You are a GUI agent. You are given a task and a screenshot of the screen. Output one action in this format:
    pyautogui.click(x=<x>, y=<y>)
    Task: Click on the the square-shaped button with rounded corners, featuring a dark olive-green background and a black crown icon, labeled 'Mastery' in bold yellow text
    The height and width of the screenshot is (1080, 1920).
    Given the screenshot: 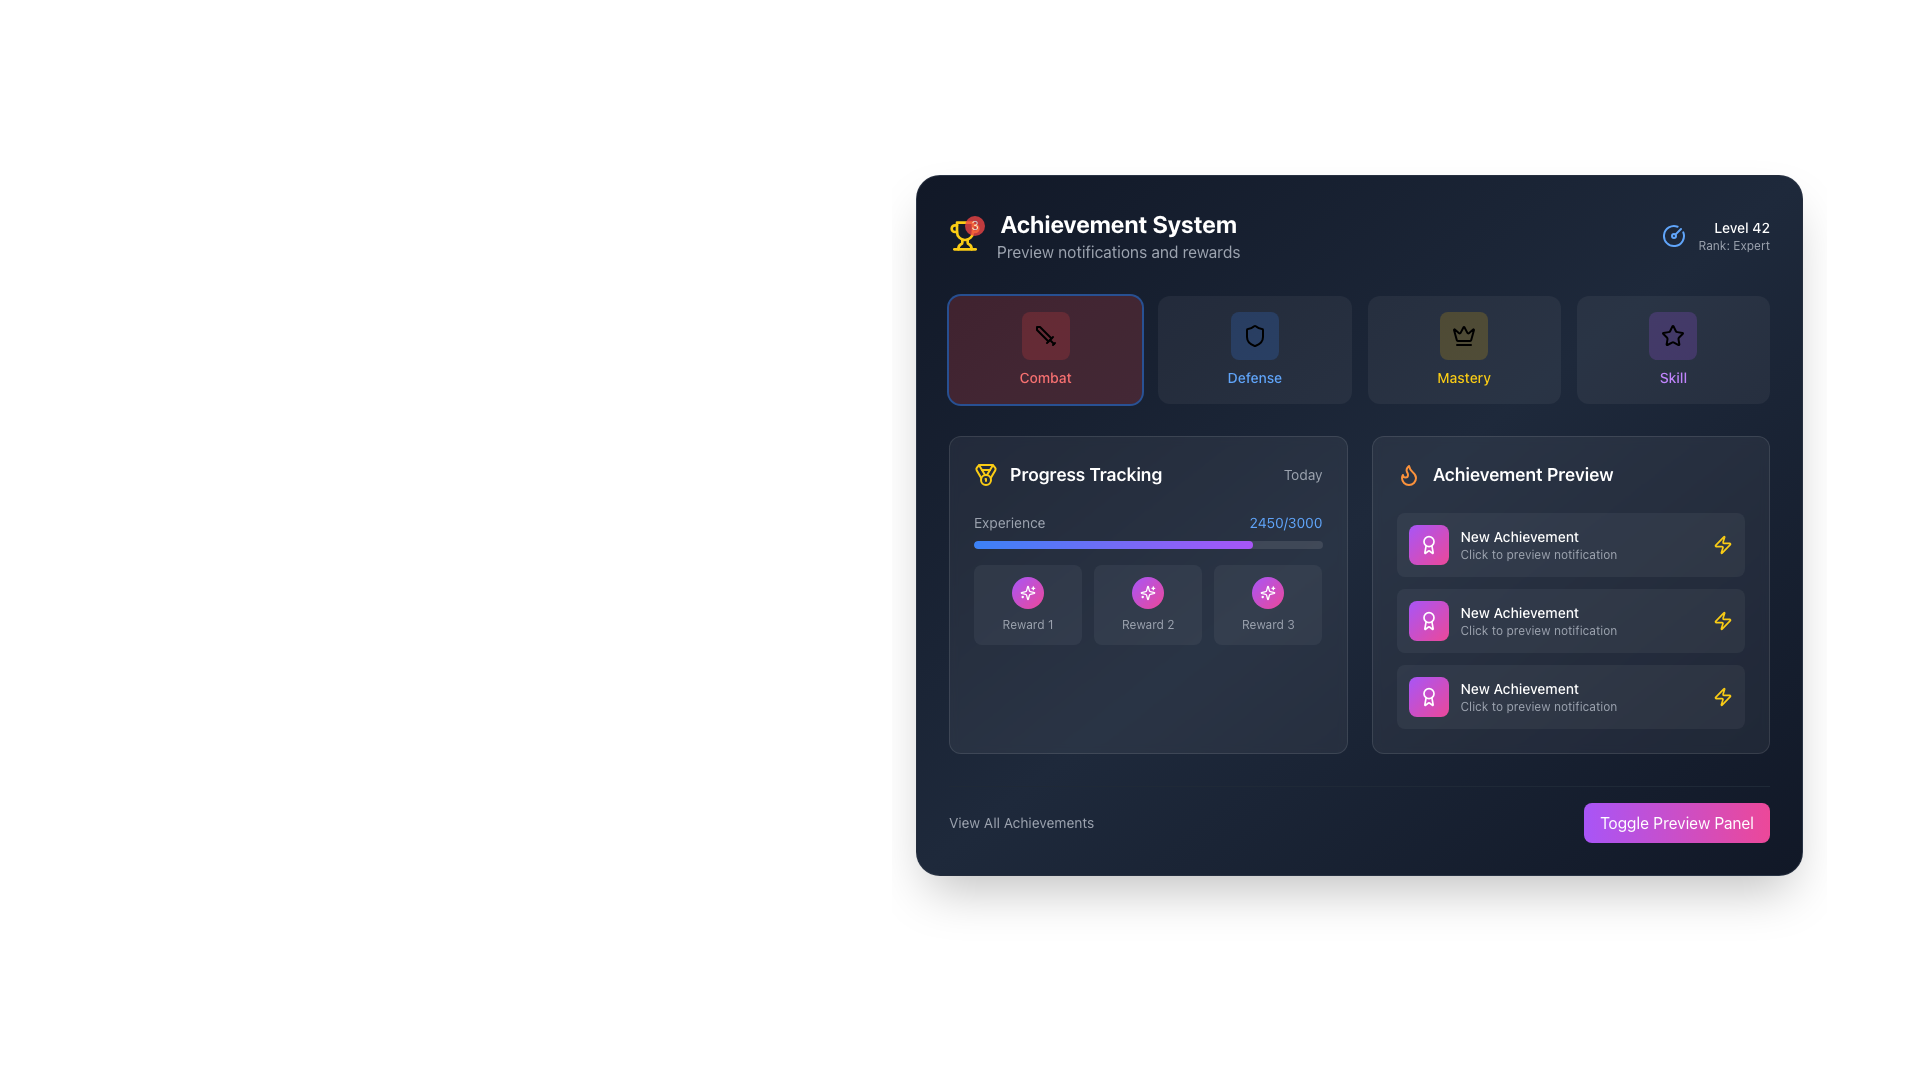 What is the action you would take?
    pyautogui.click(x=1464, y=349)
    